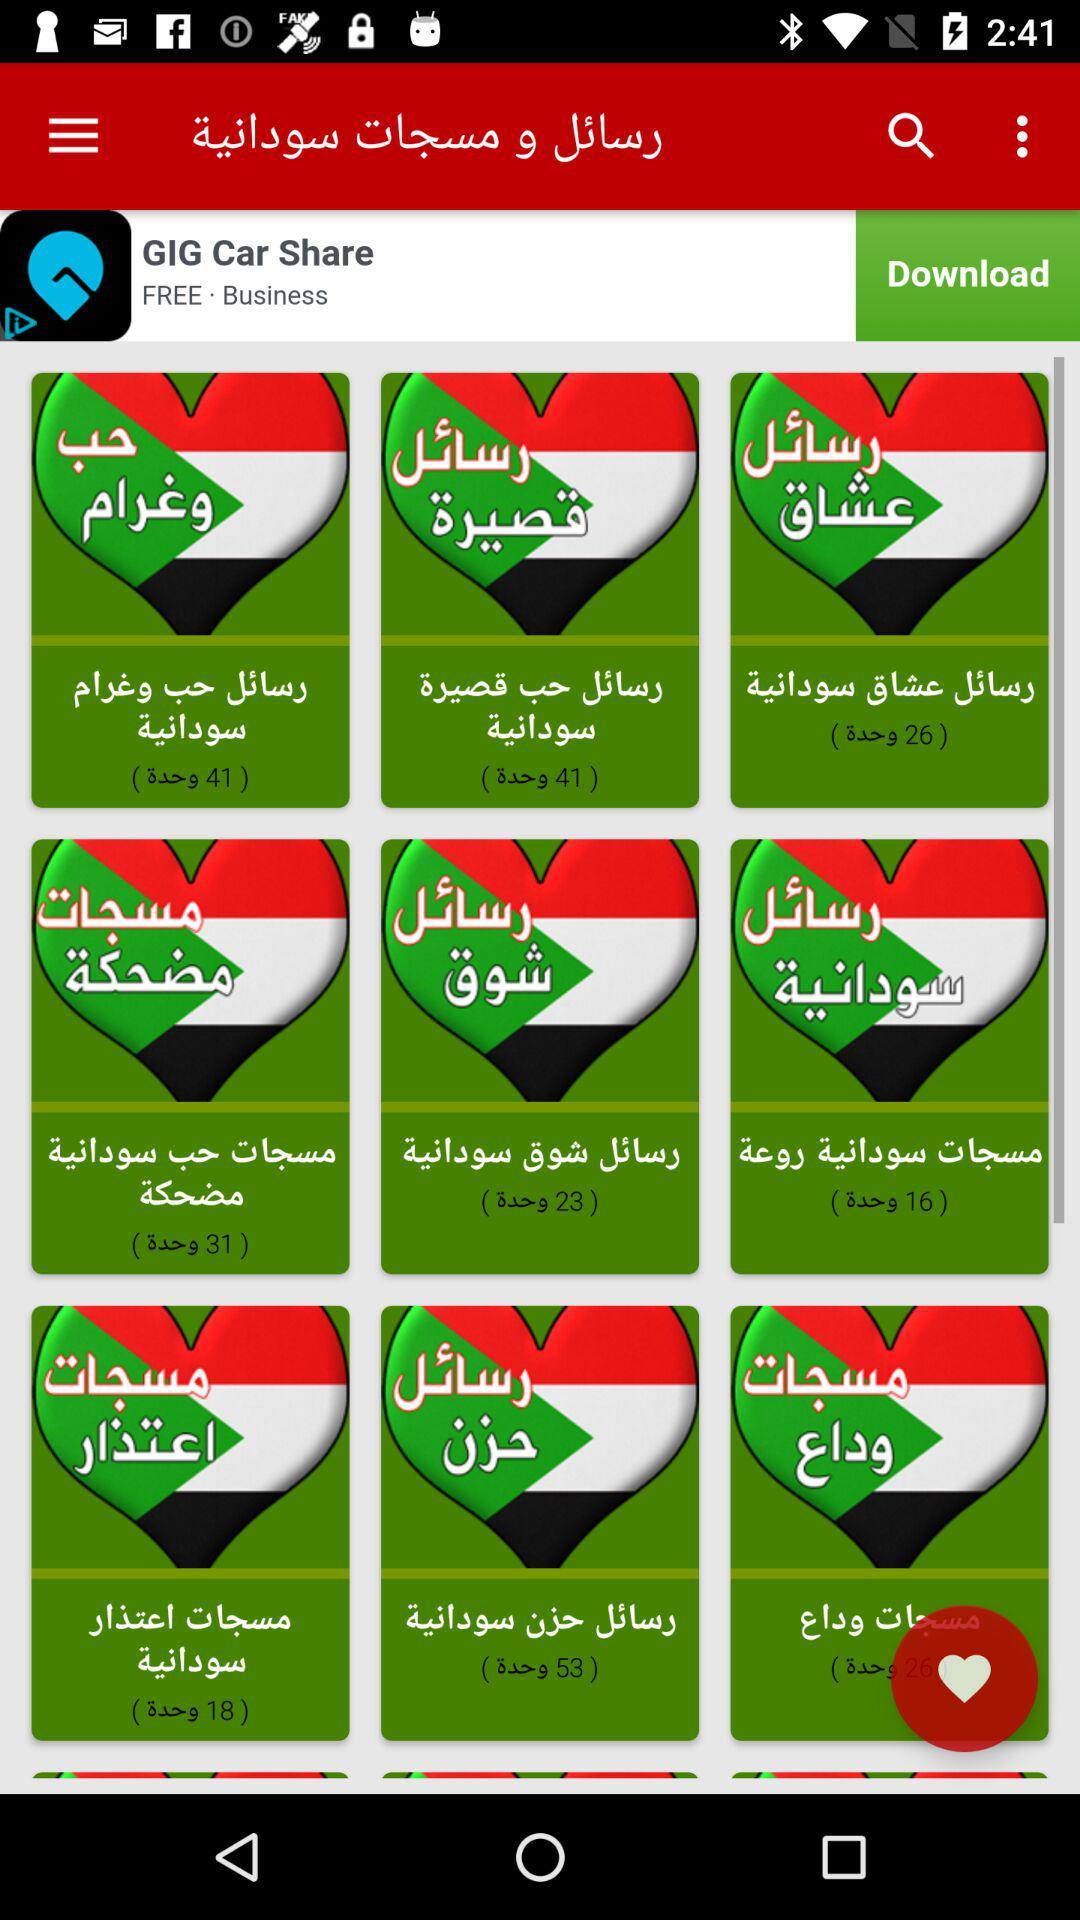  I want to click on the favorite icon, so click(963, 1678).